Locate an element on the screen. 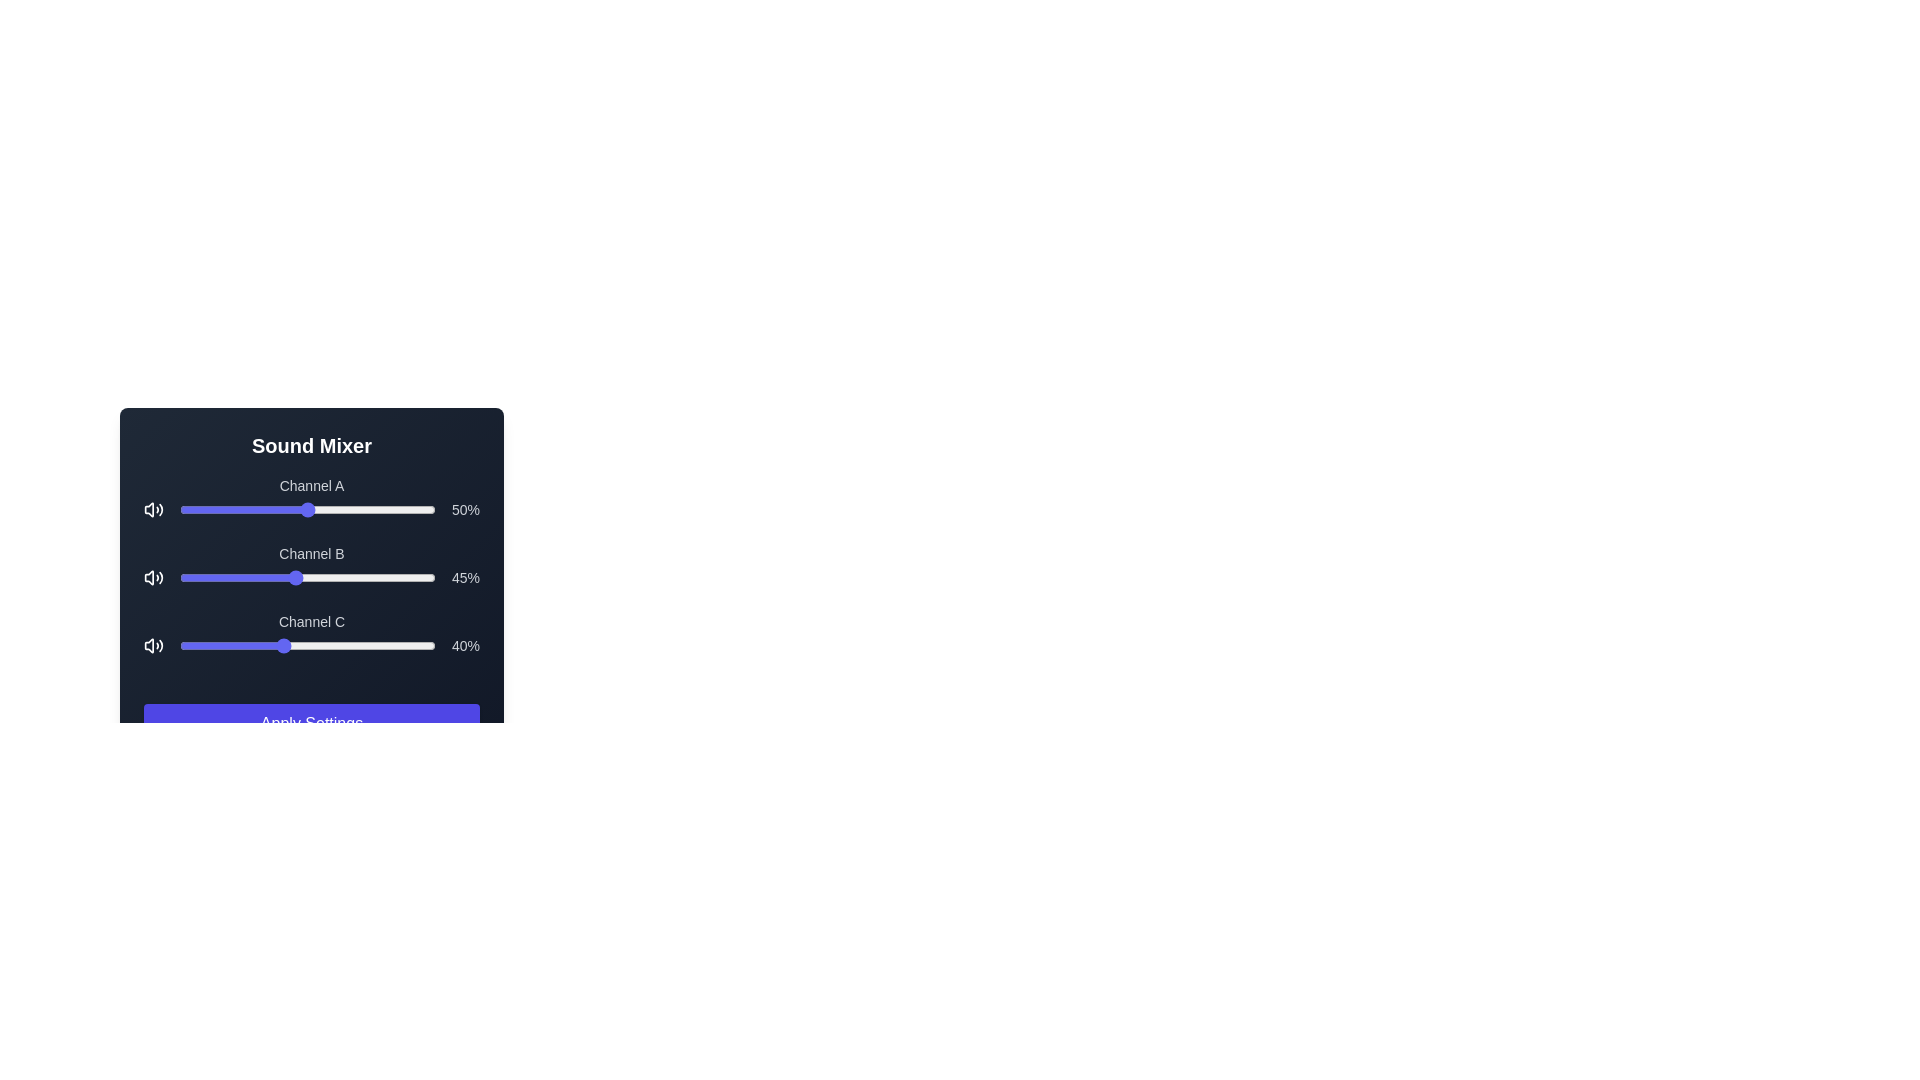  the Channel B volume is located at coordinates (268, 578).